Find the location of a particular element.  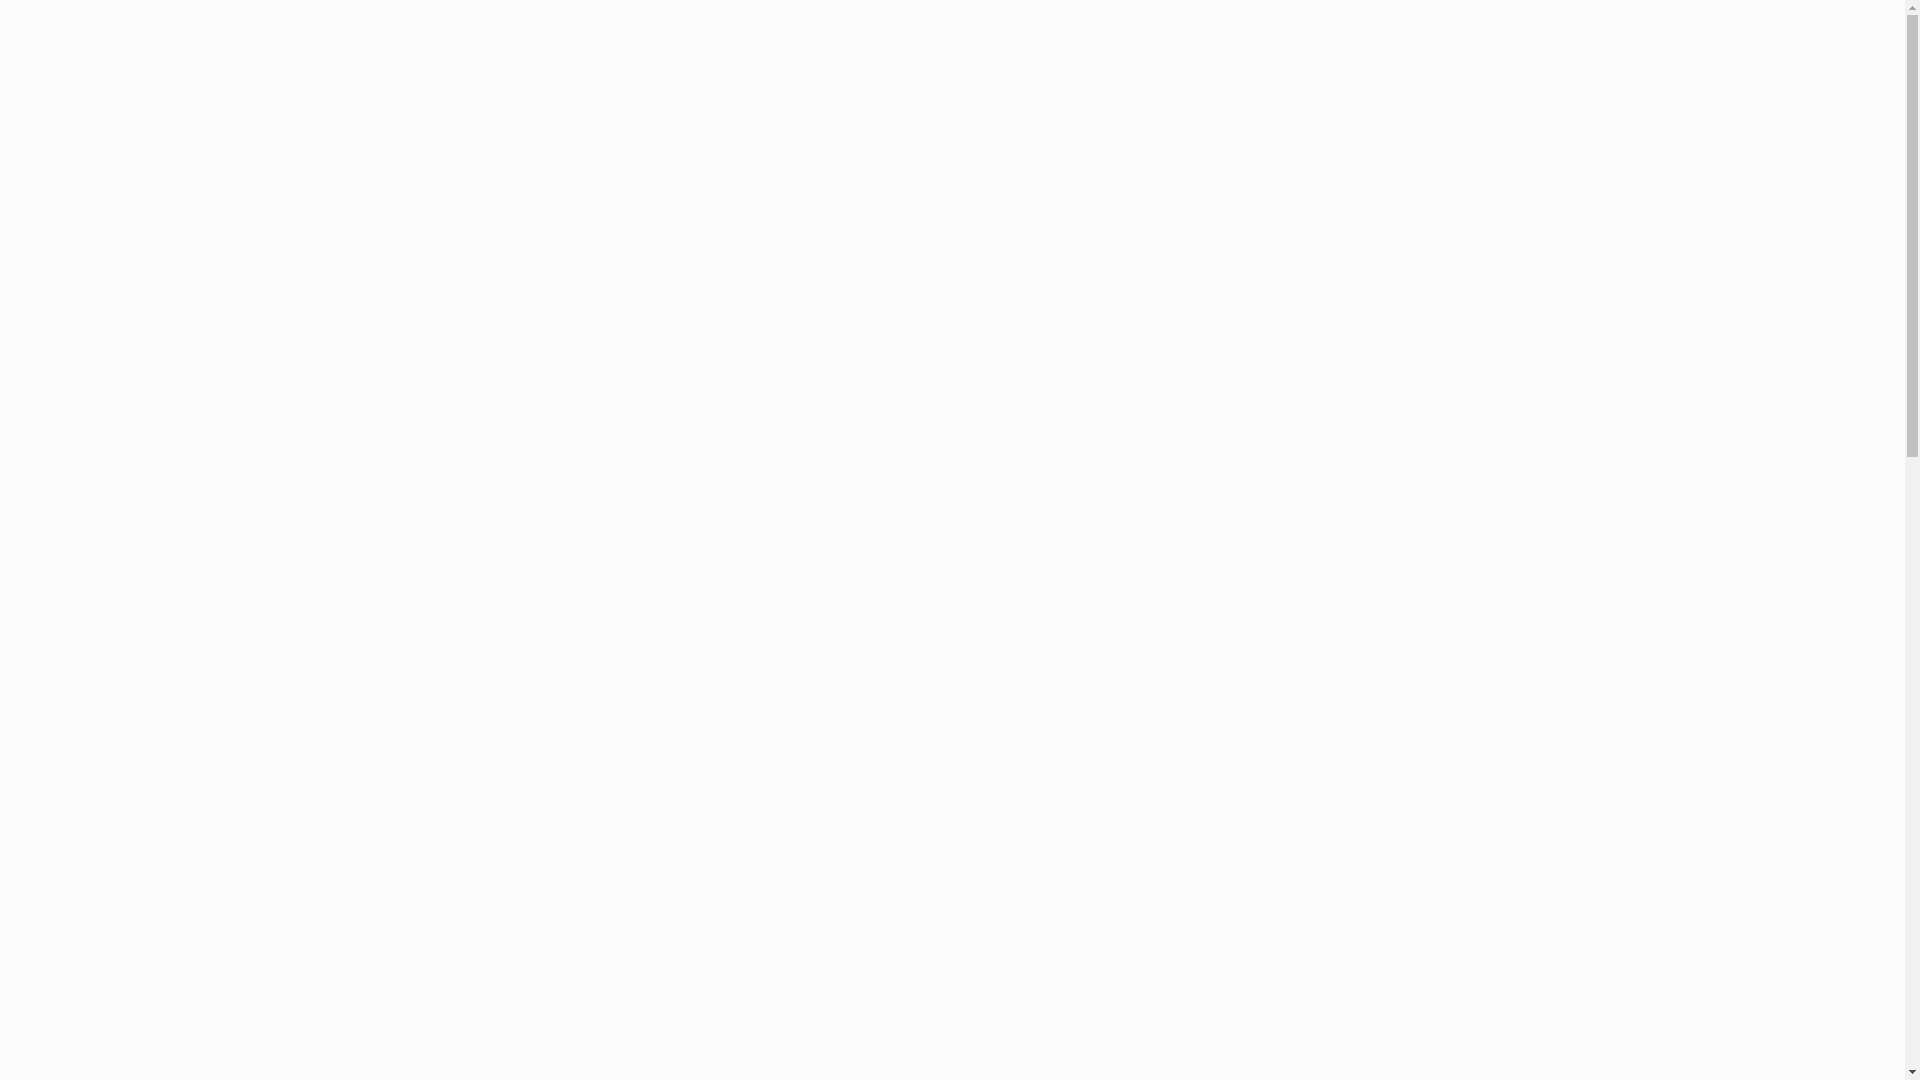

'Acteur.ice.s' is located at coordinates (1169, 59).